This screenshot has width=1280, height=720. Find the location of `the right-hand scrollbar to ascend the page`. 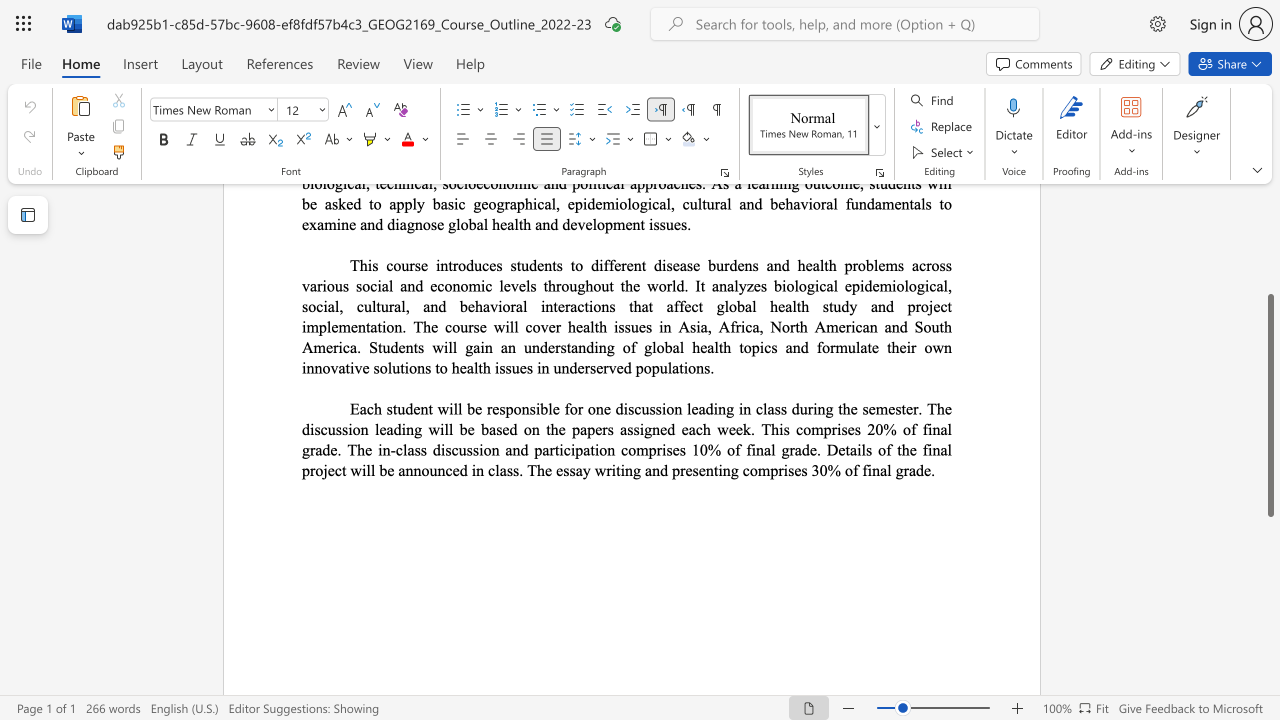

the right-hand scrollbar to ascend the page is located at coordinates (1269, 280).